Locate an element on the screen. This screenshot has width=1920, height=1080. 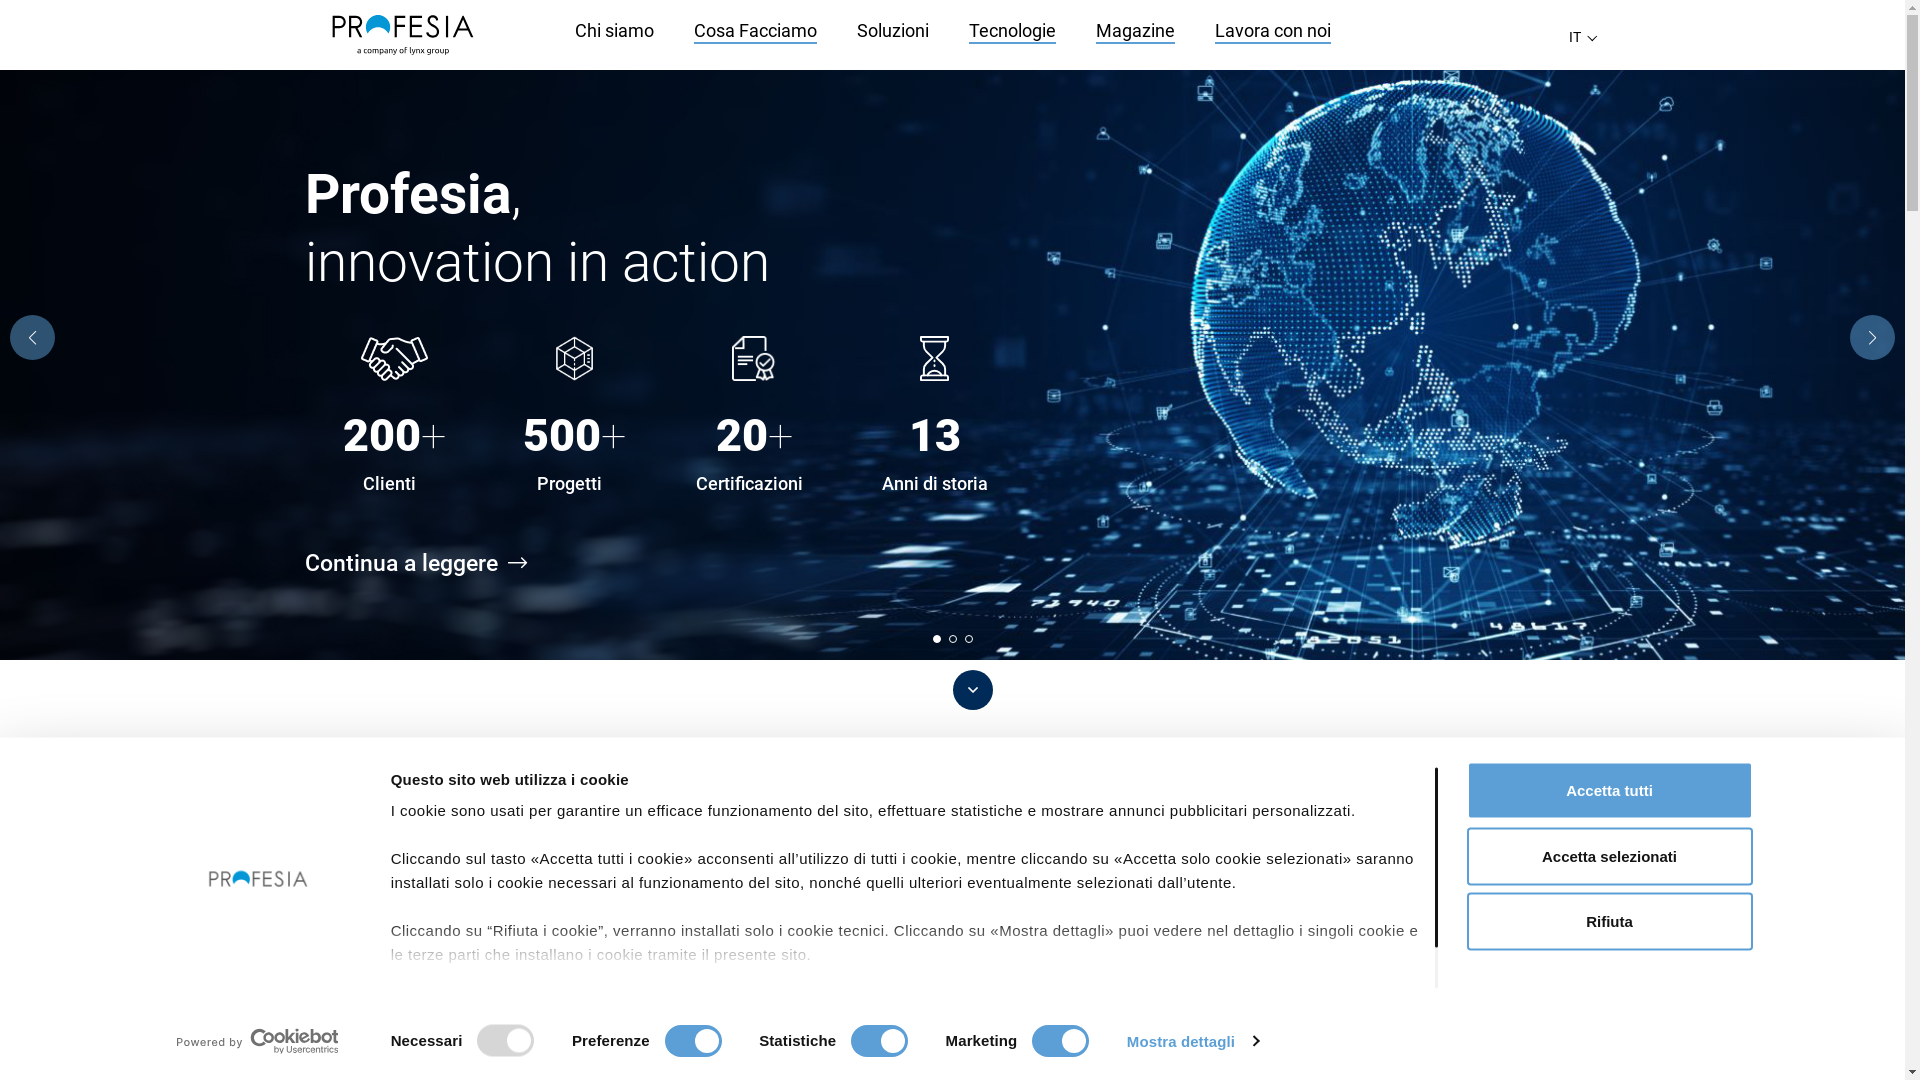
'Profesia' is located at coordinates (401, 34).